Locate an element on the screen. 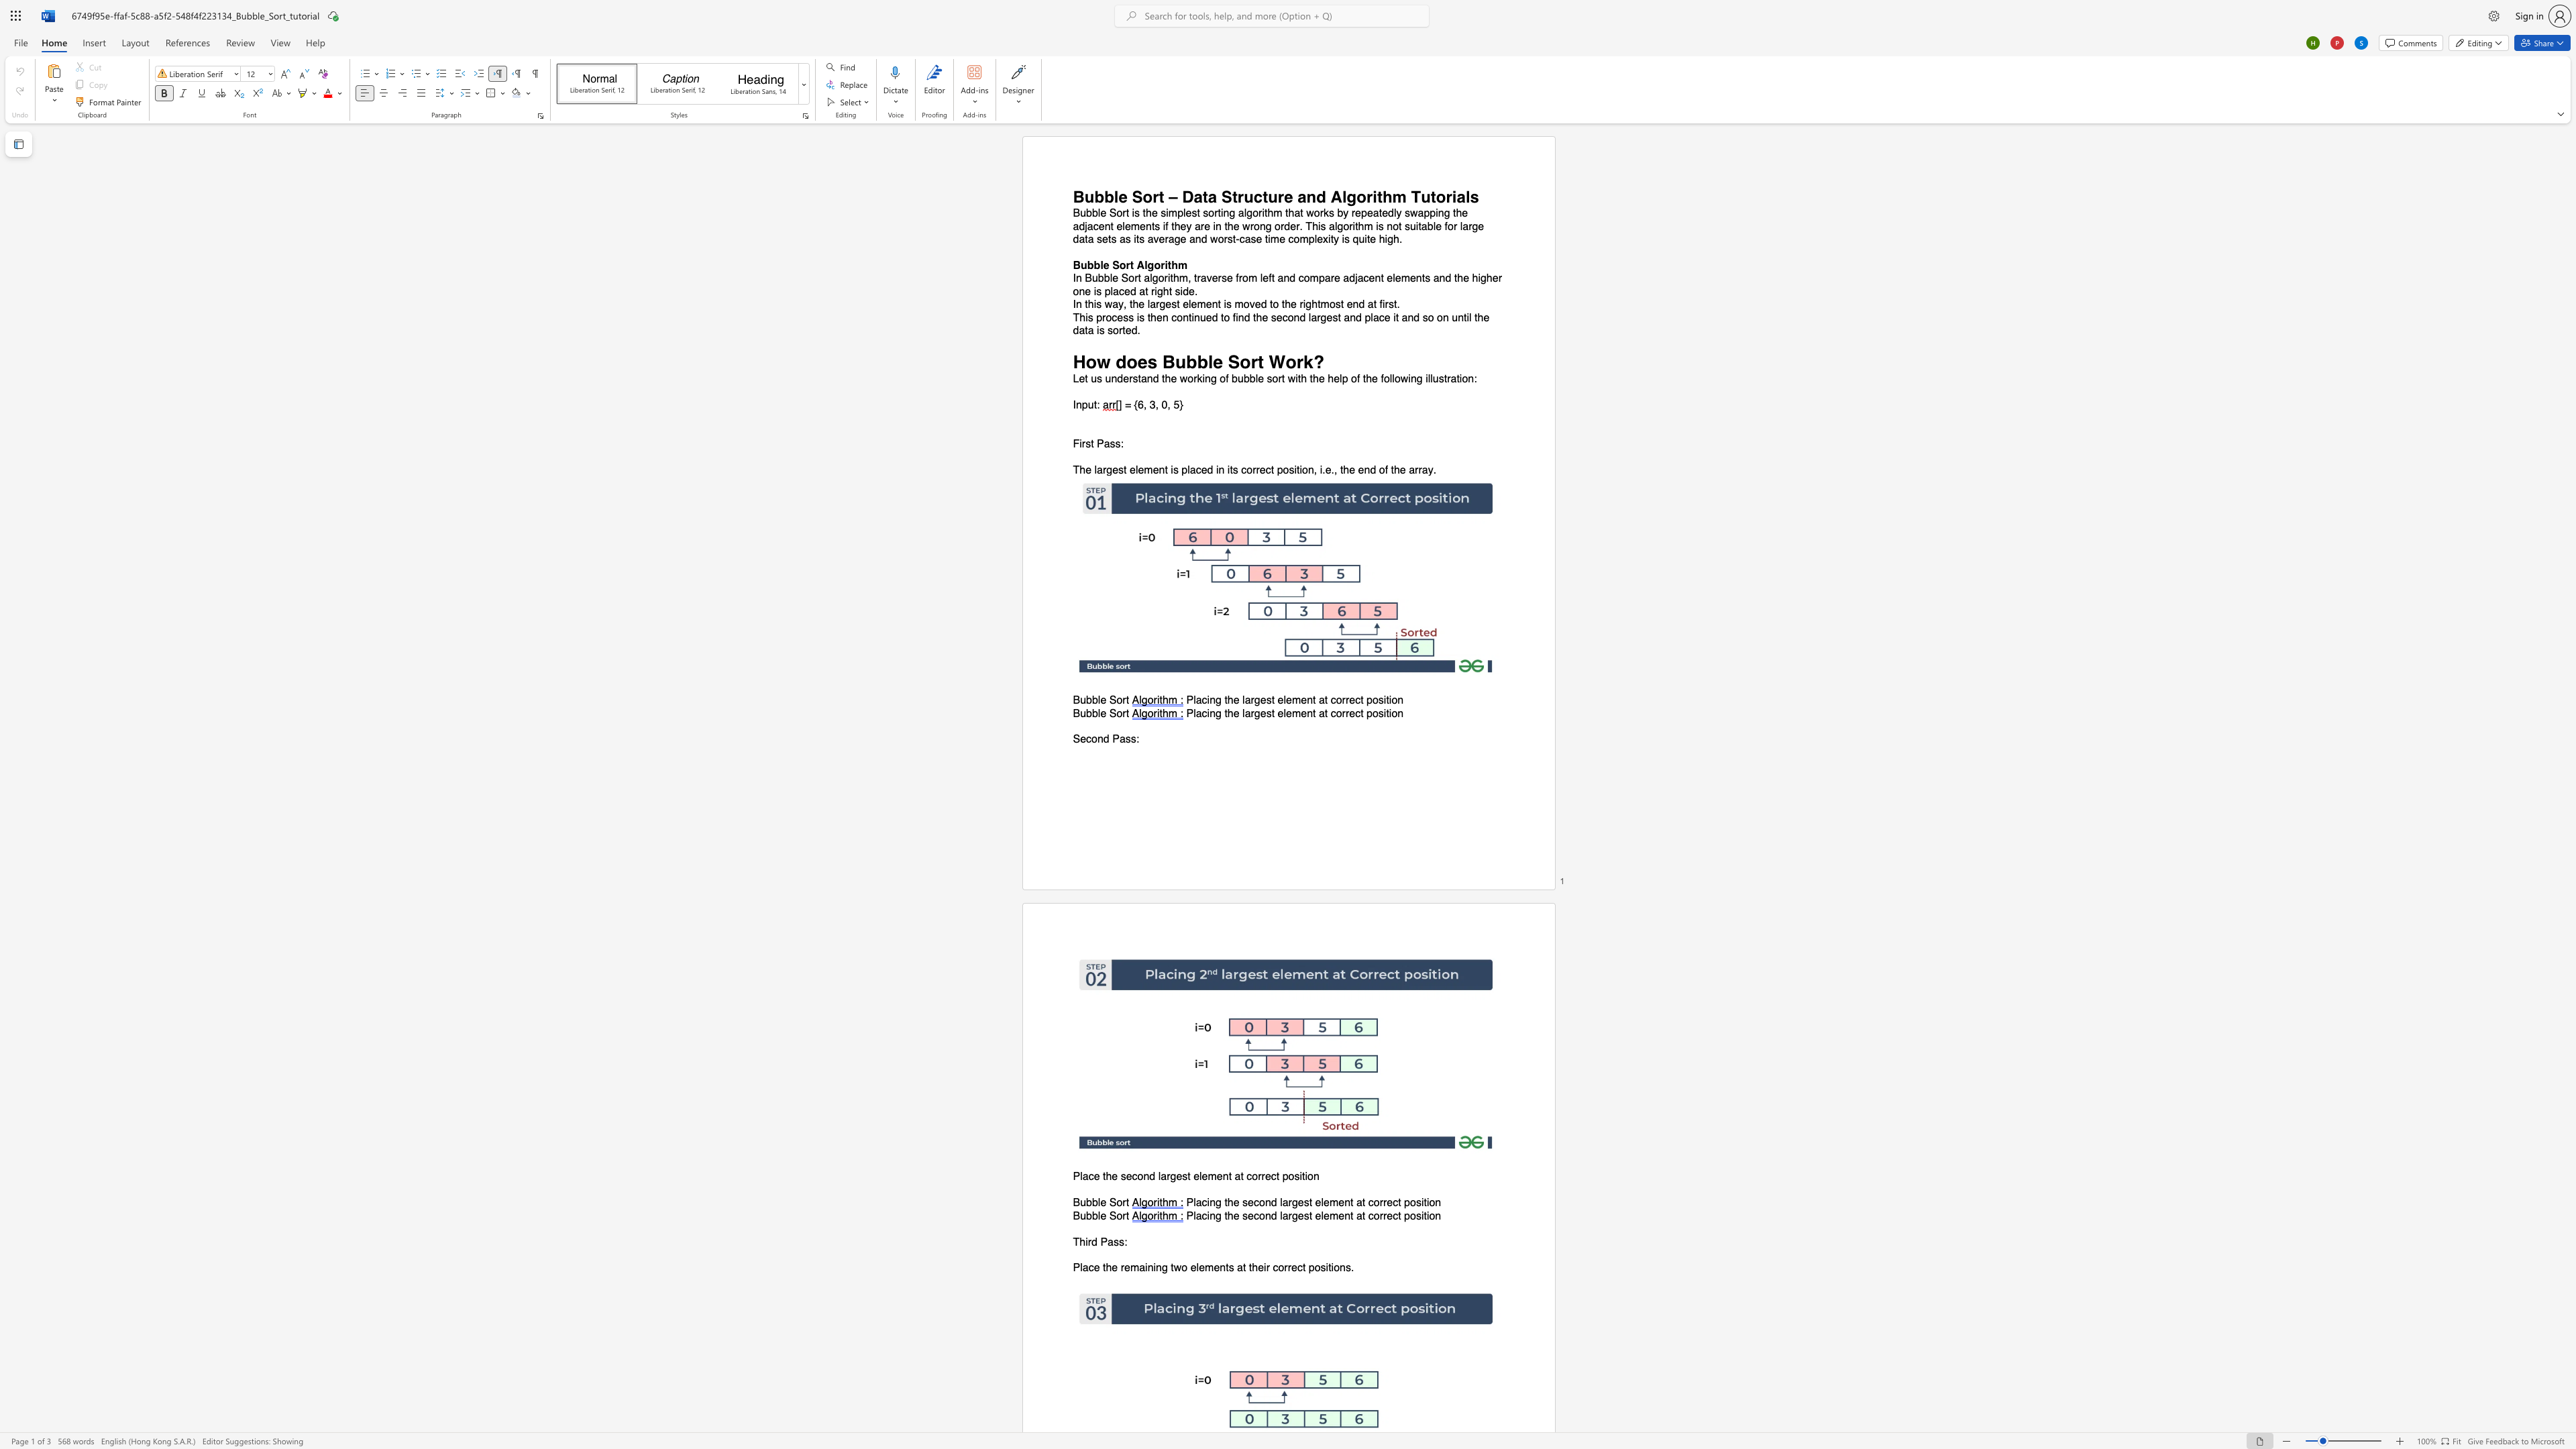  the space between the continuous character "e" and "l" in the text is located at coordinates (1187, 304).